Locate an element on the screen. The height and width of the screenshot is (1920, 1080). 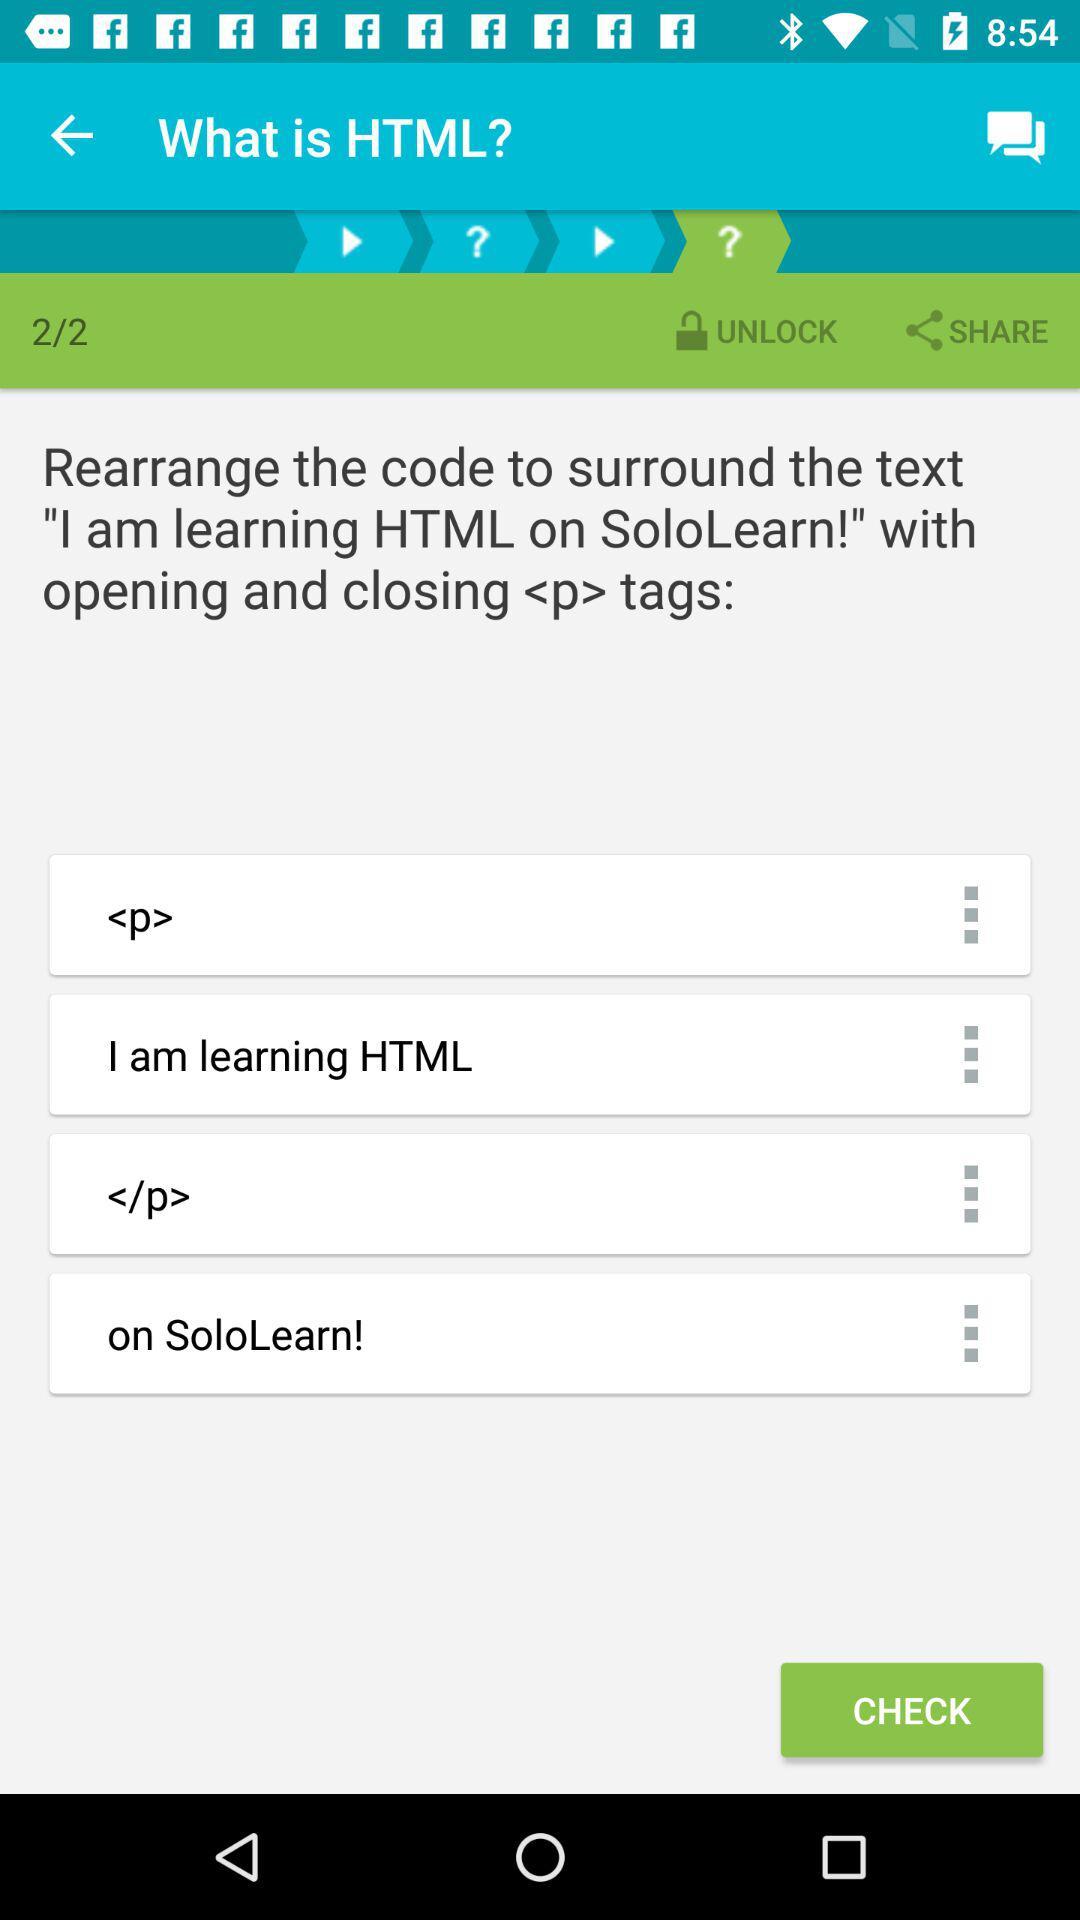
see next page is located at coordinates (350, 240).